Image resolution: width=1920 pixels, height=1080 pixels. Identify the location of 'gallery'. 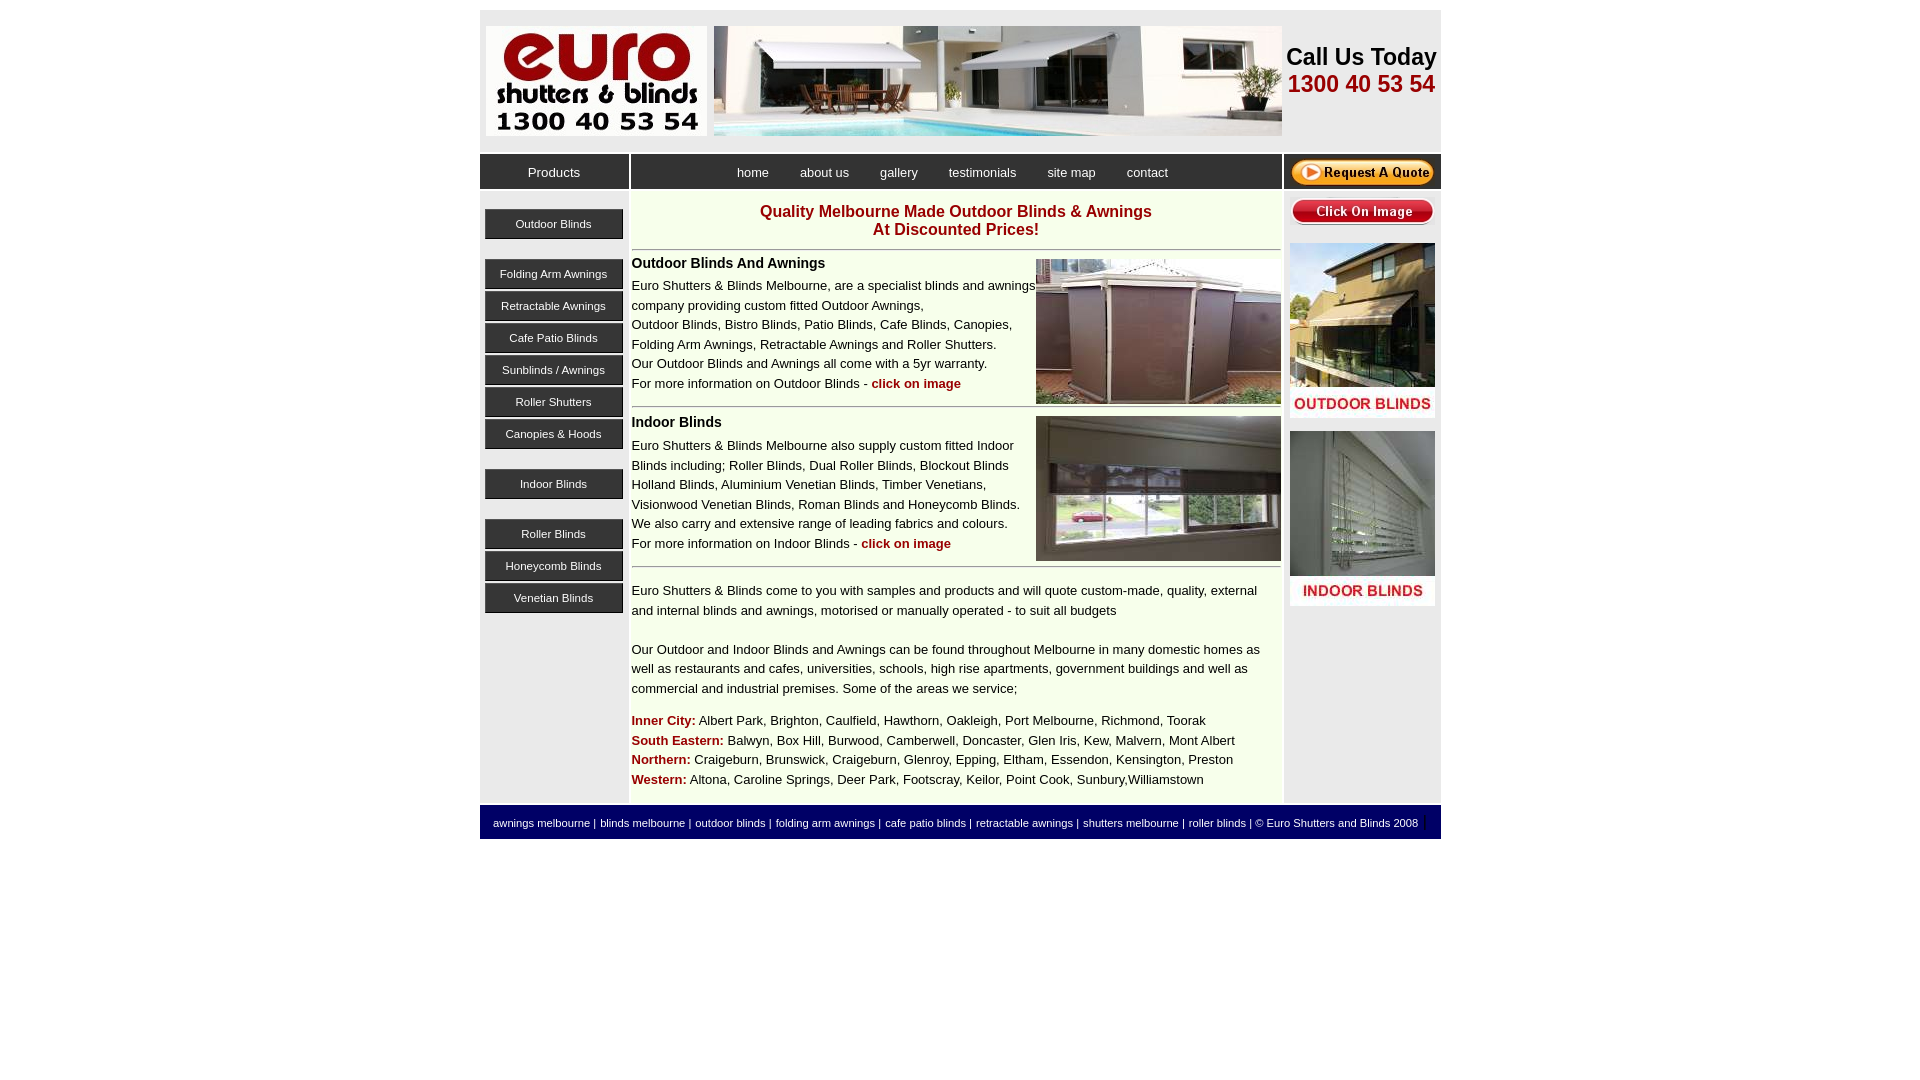
(897, 170).